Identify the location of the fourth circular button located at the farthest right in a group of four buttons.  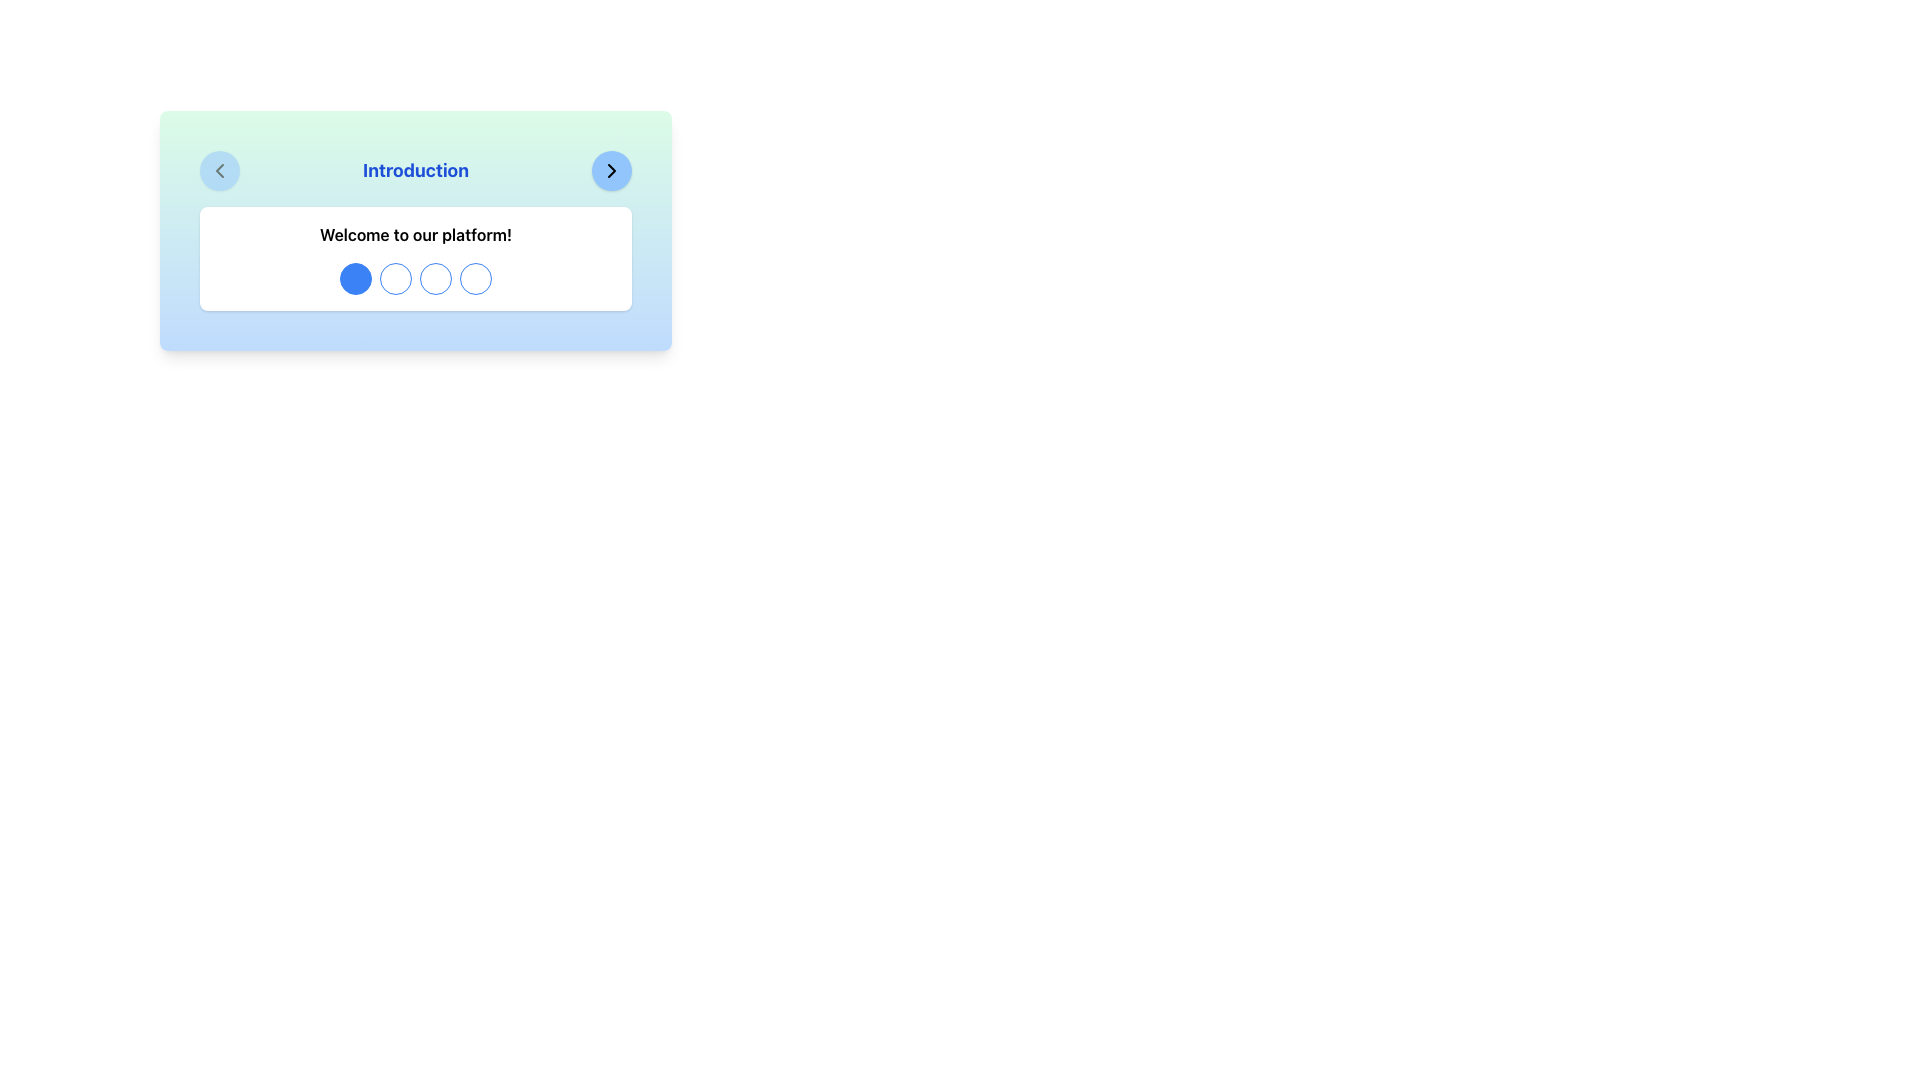
(474, 278).